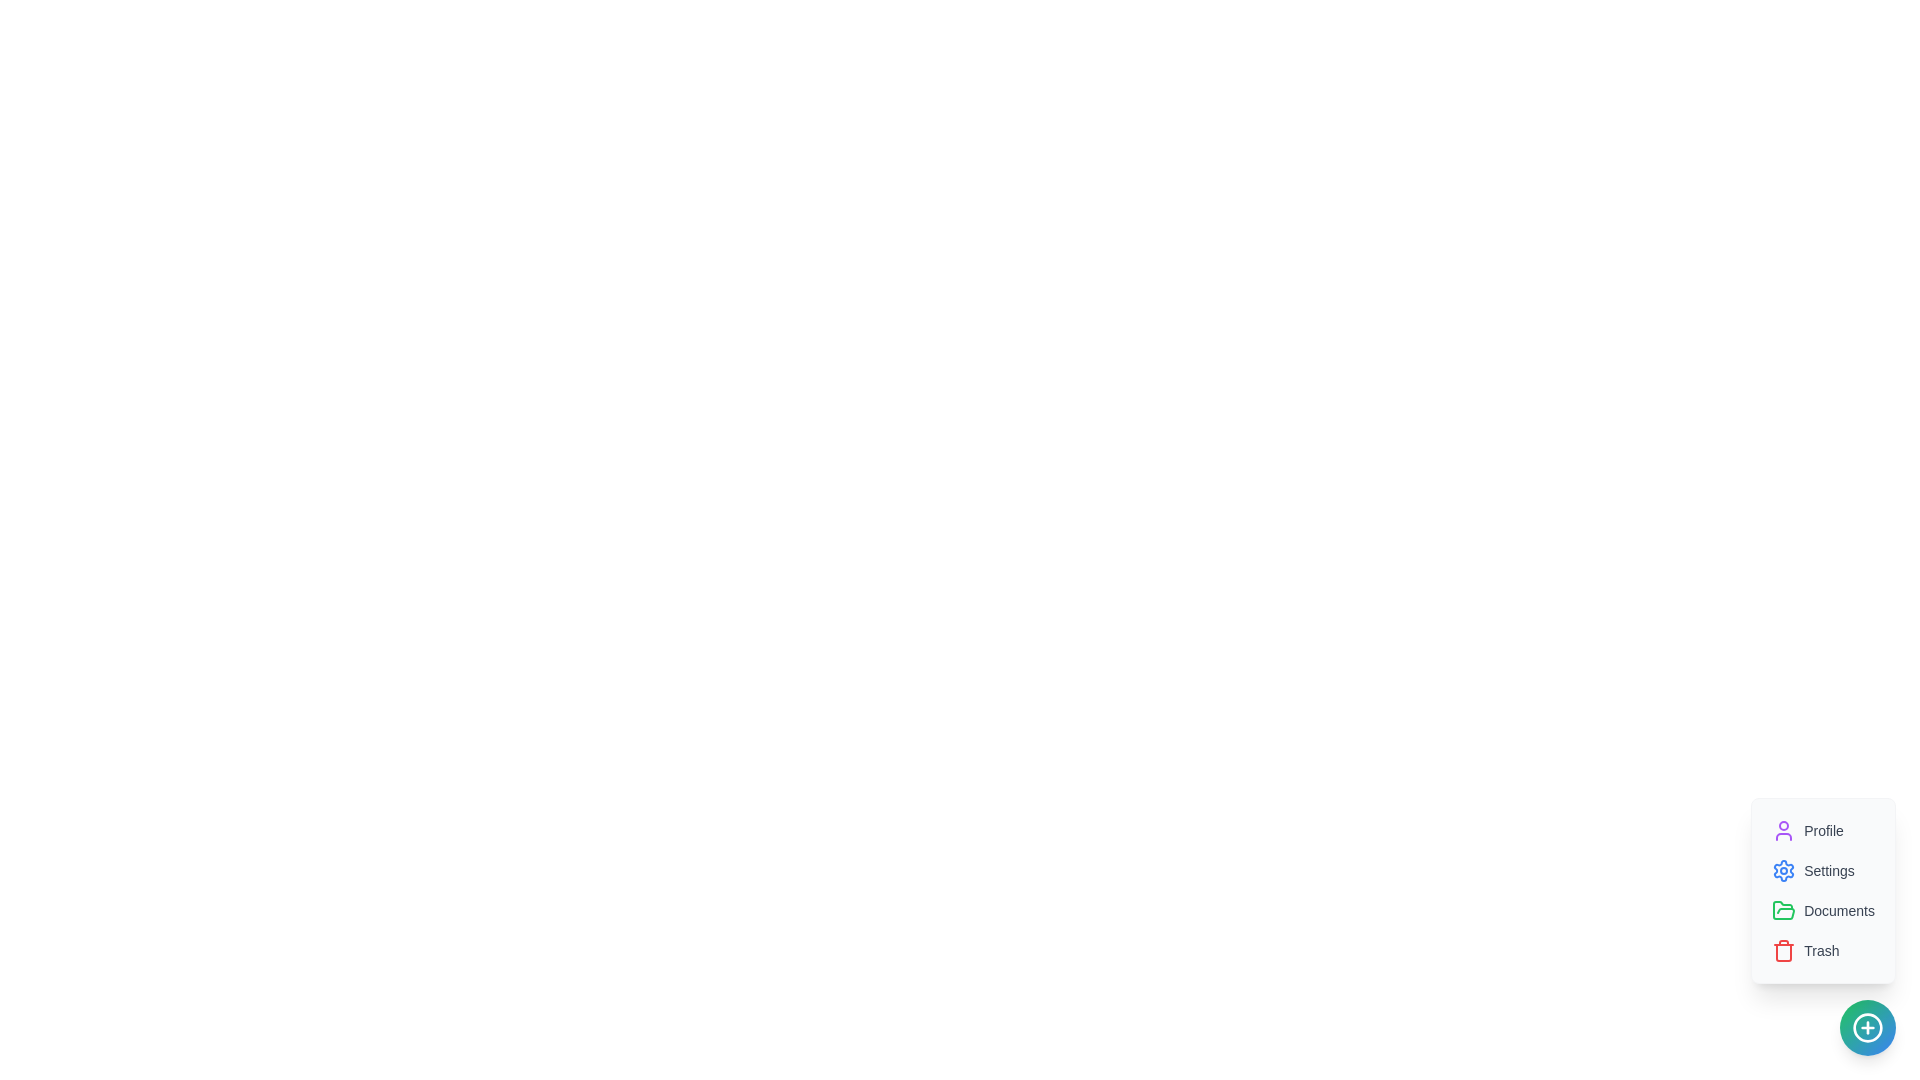 The height and width of the screenshot is (1080, 1920). What do you see at coordinates (1813, 870) in the screenshot?
I see `the 'Settings' button in the menu` at bounding box center [1813, 870].